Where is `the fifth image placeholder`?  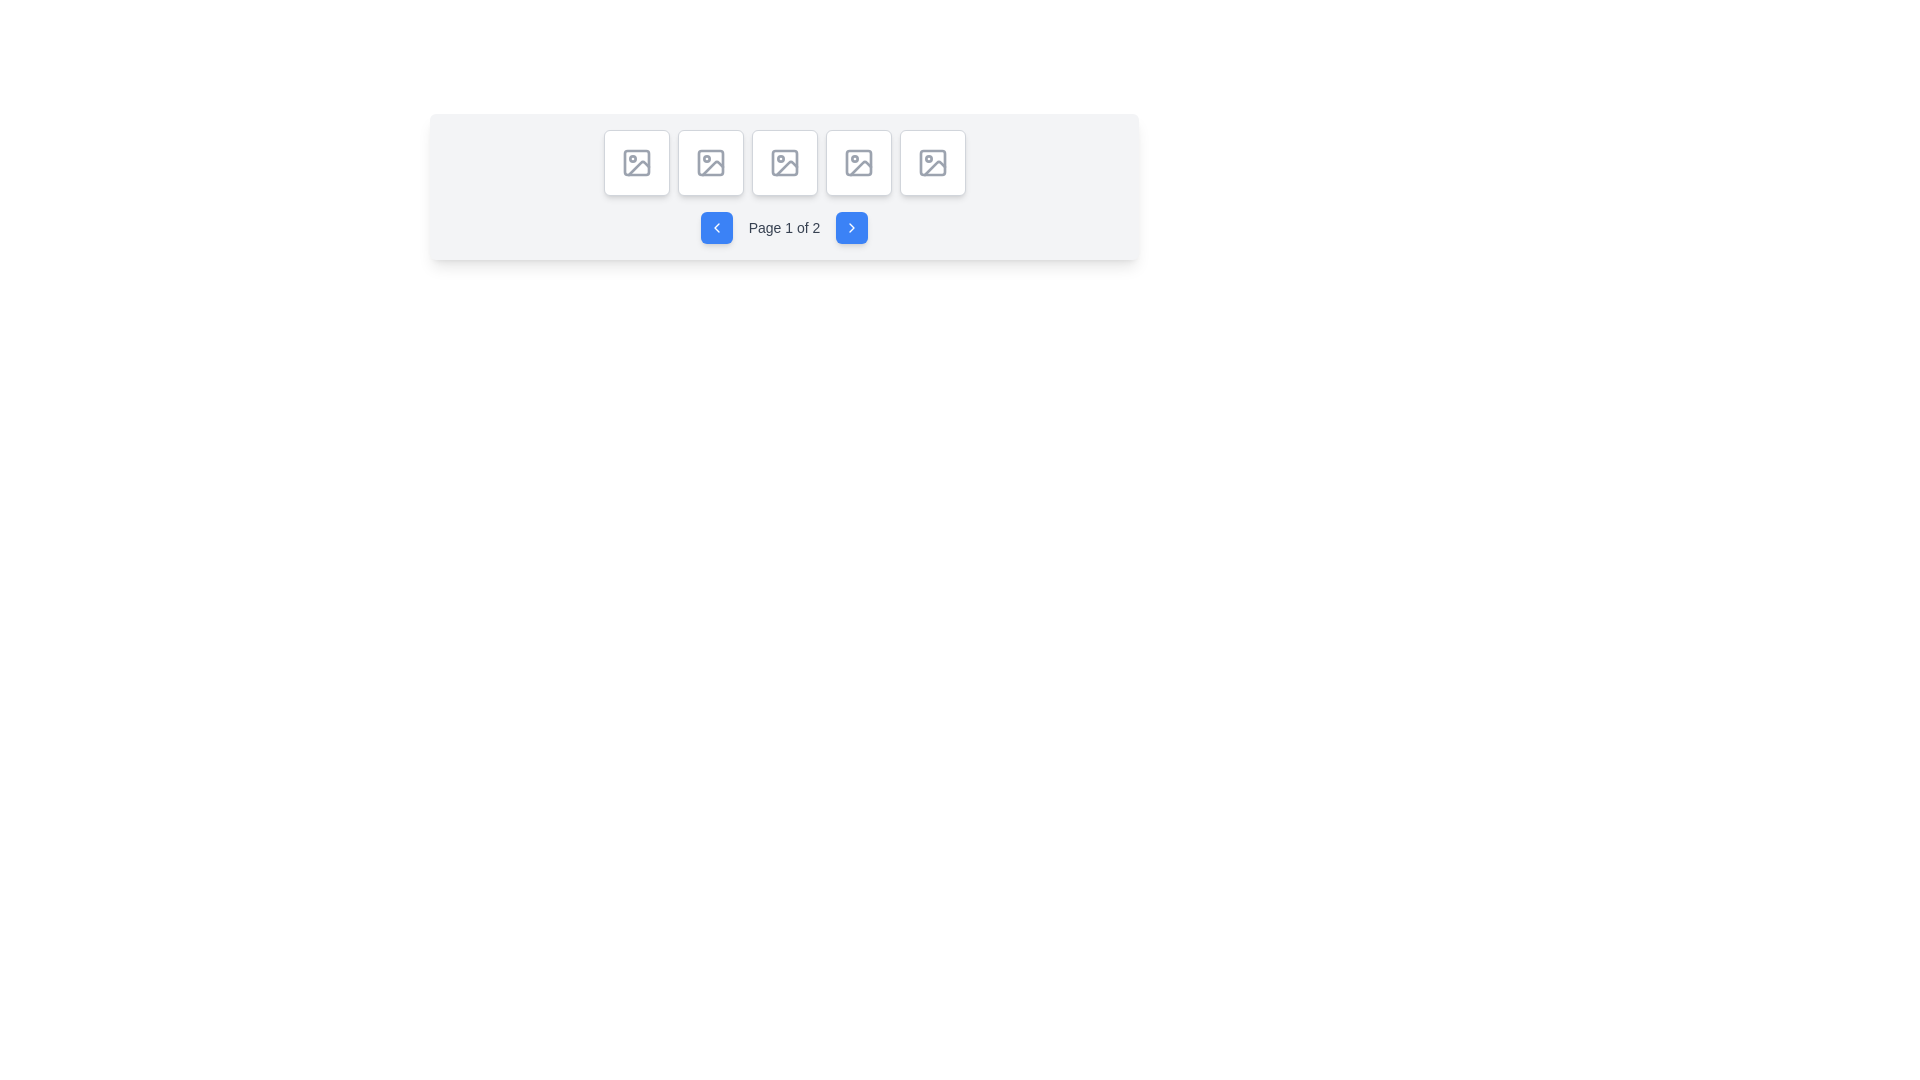 the fifth image placeholder is located at coordinates (931, 161).